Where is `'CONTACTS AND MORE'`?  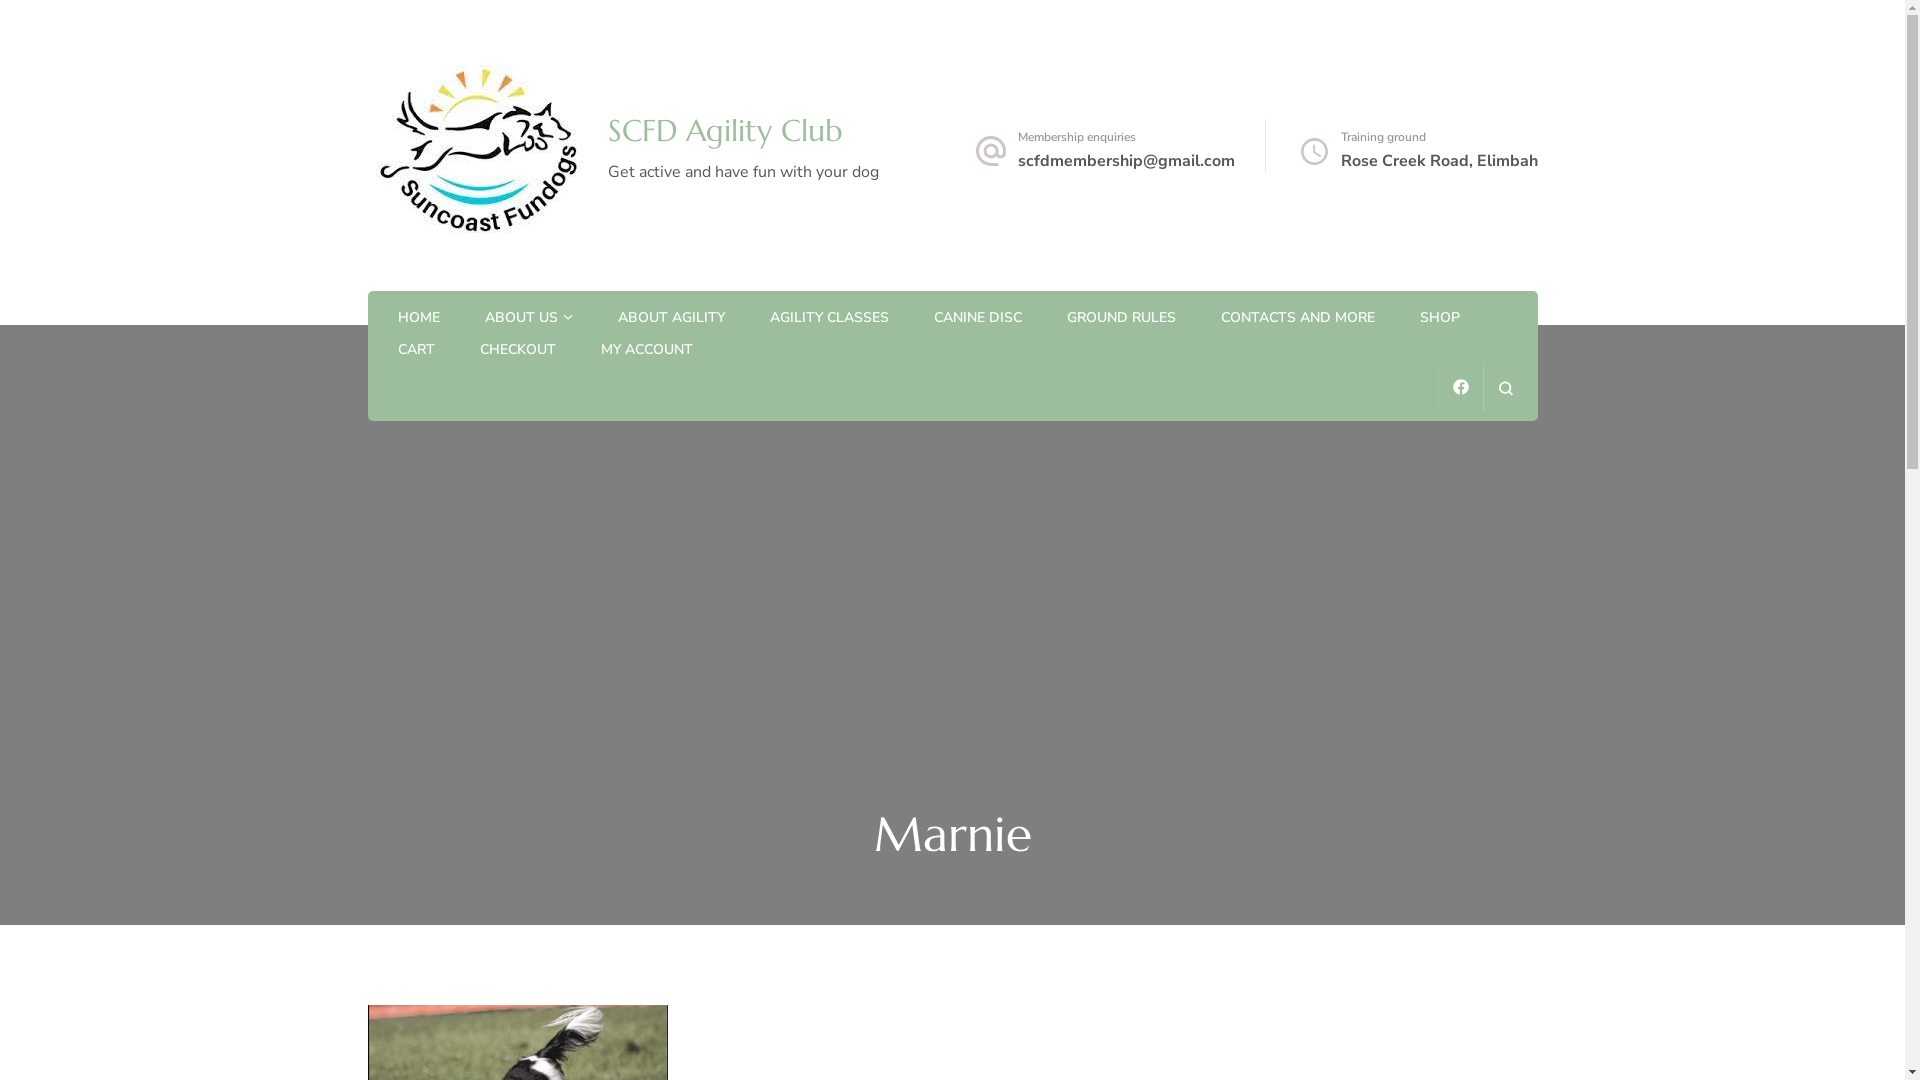
'CONTACTS AND MORE' is located at coordinates (1296, 318).